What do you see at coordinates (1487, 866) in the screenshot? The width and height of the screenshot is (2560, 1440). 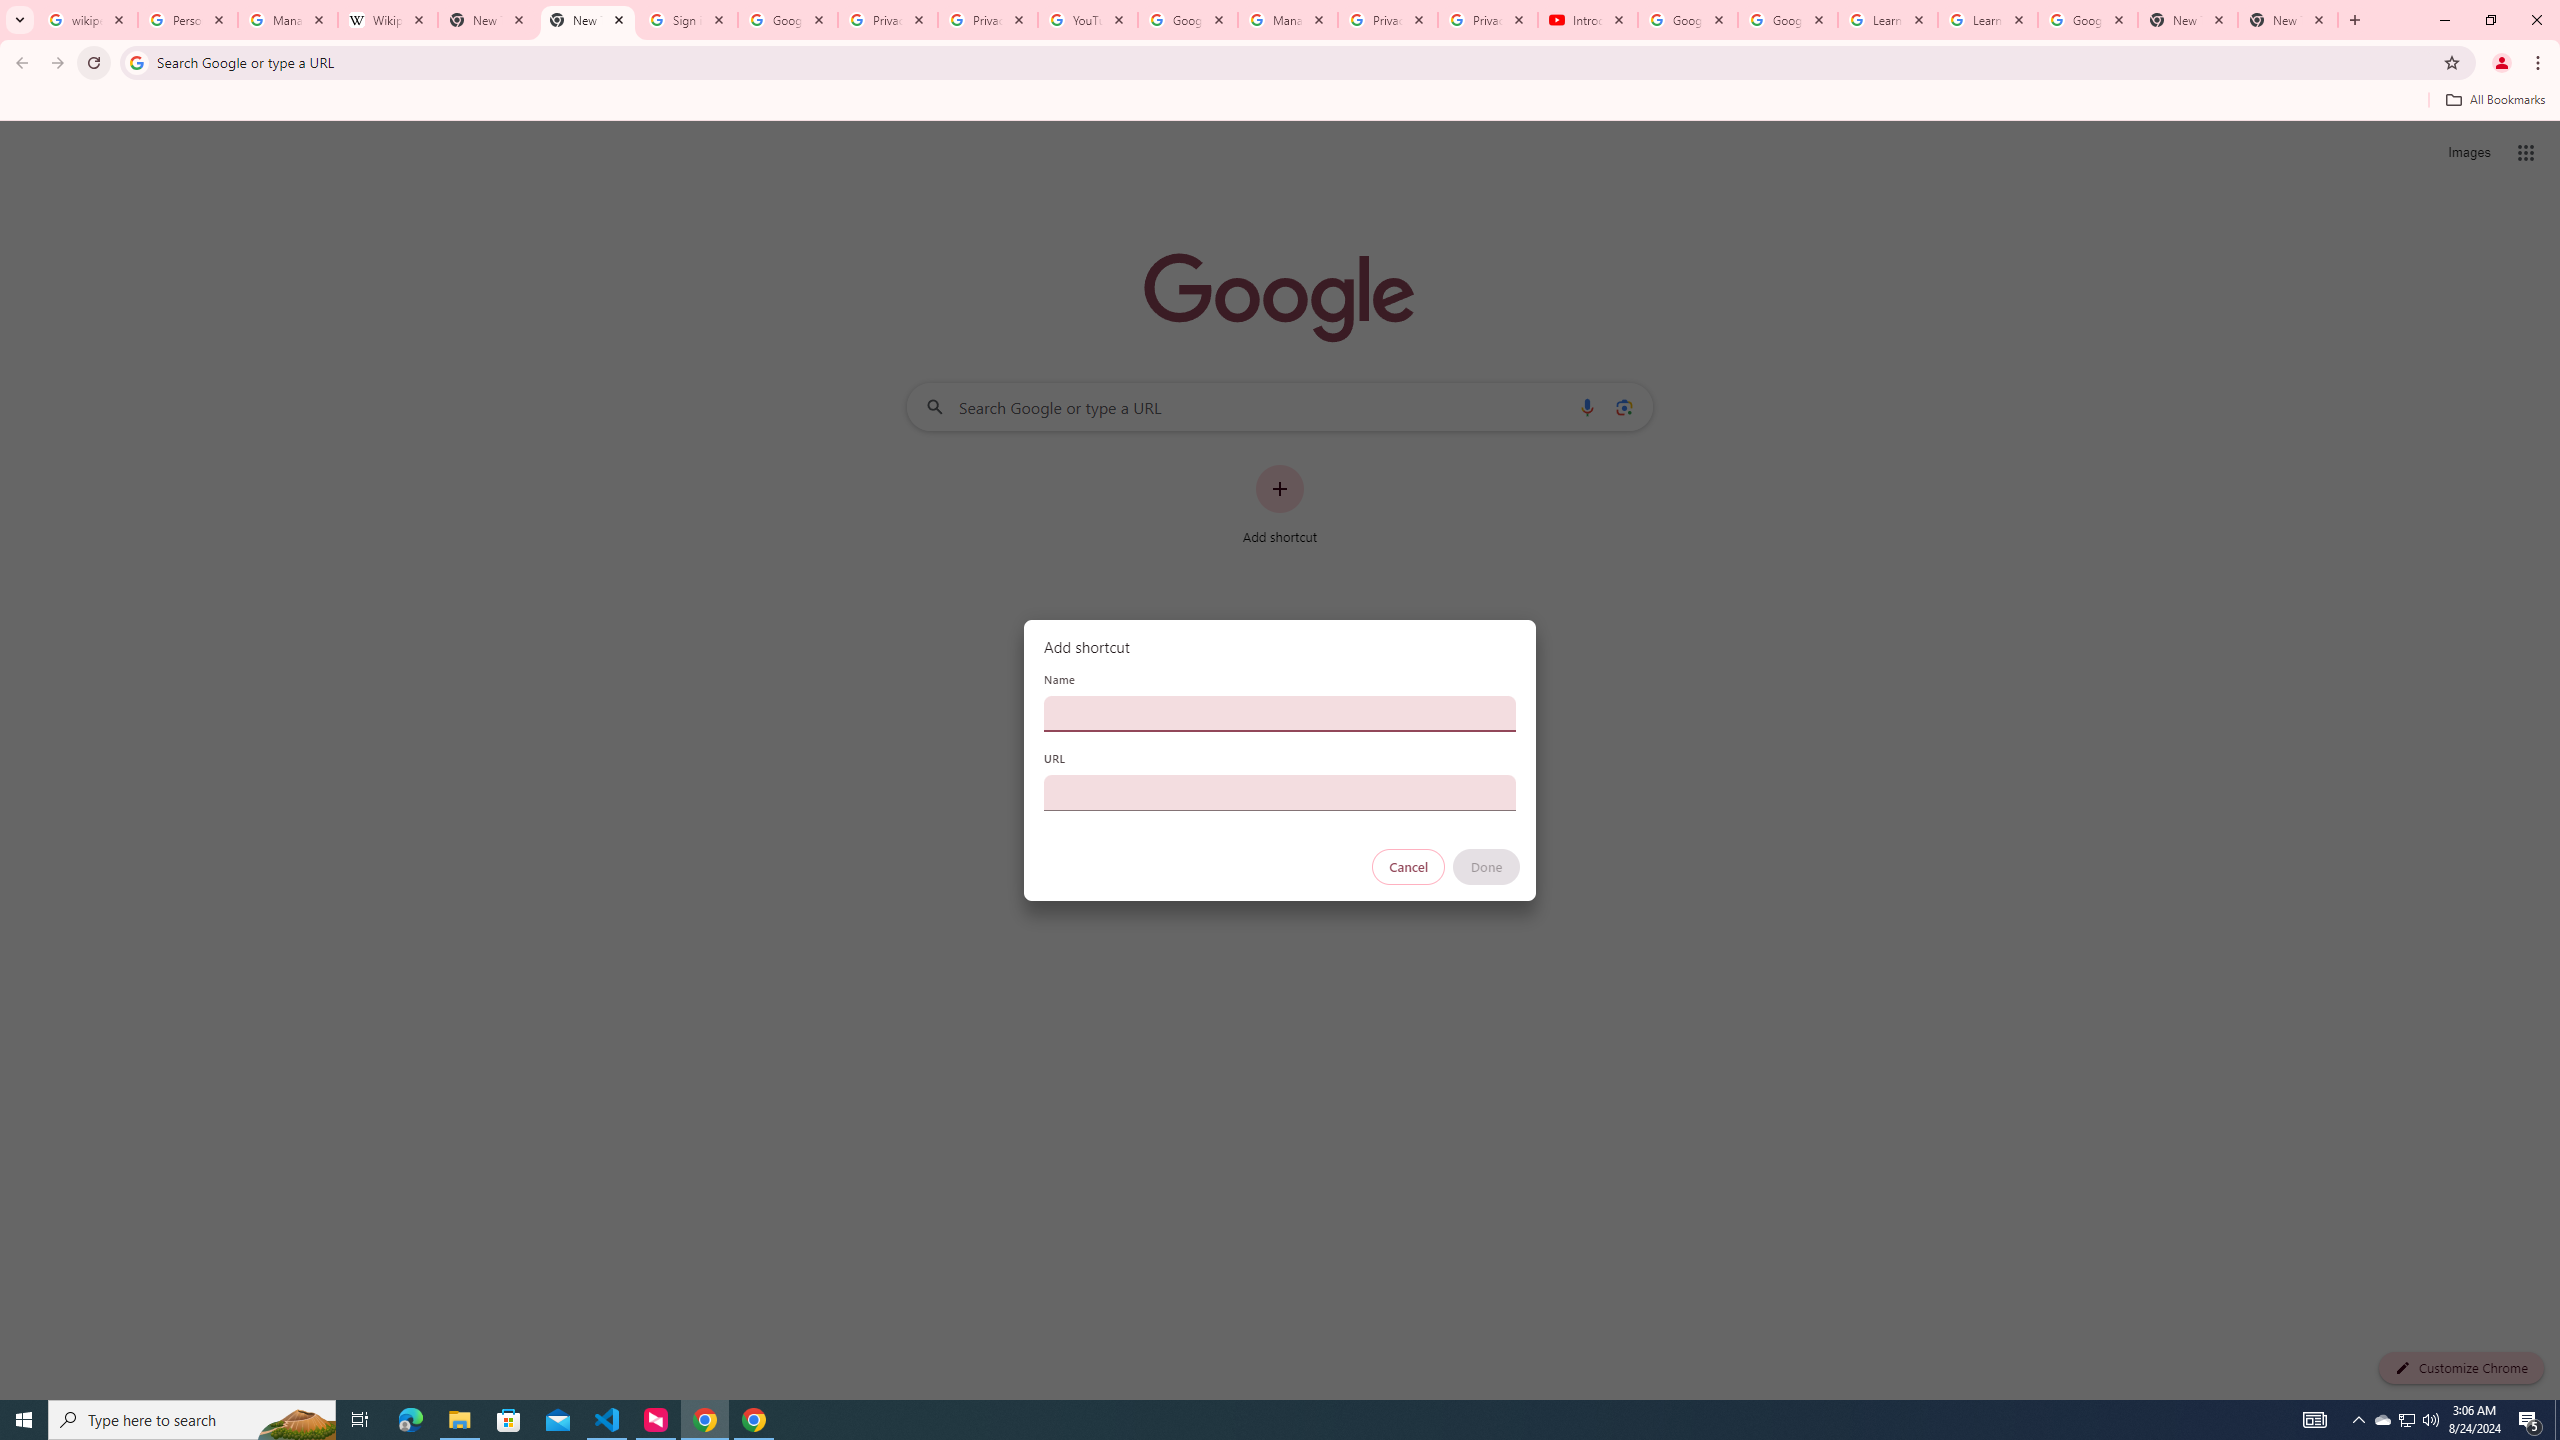 I see `'Done'` at bounding box center [1487, 866].